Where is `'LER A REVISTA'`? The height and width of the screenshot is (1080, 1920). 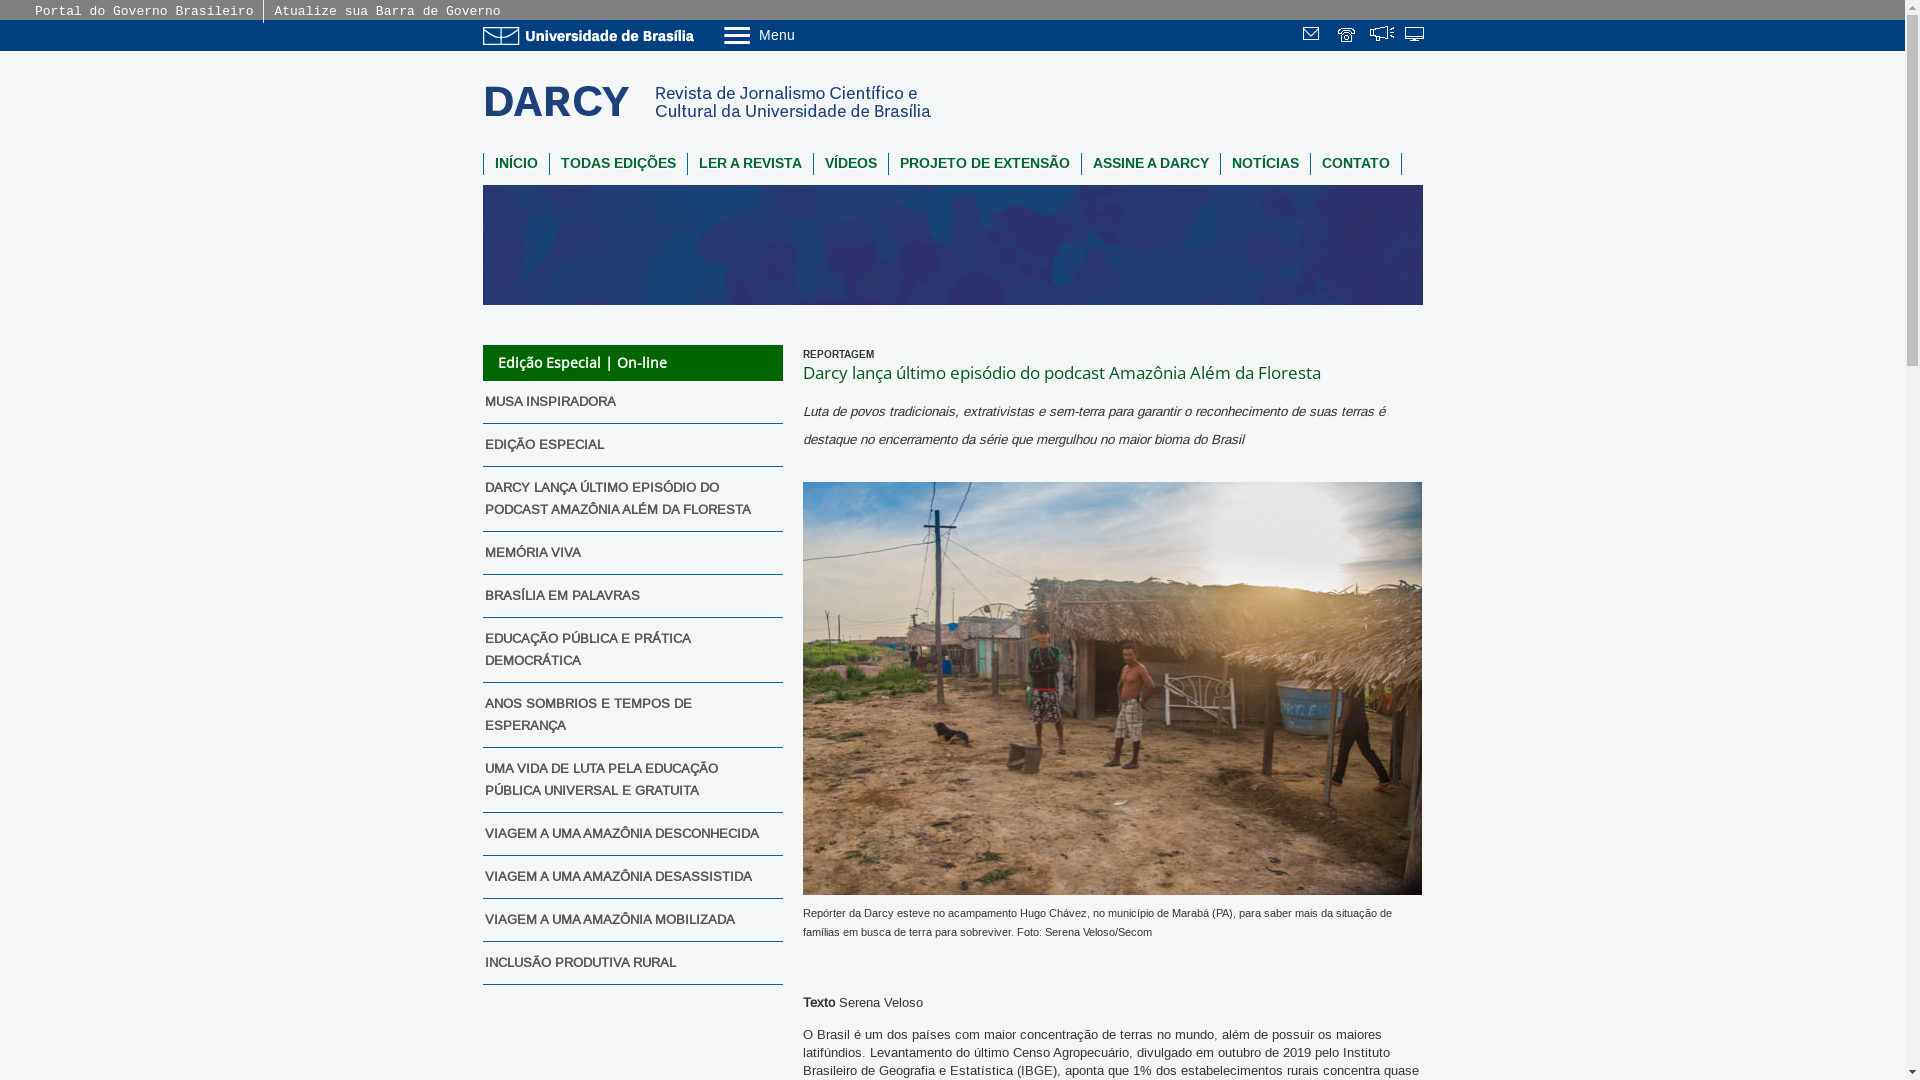 'LER A REVISTA' is located at coordinates (687, 163).